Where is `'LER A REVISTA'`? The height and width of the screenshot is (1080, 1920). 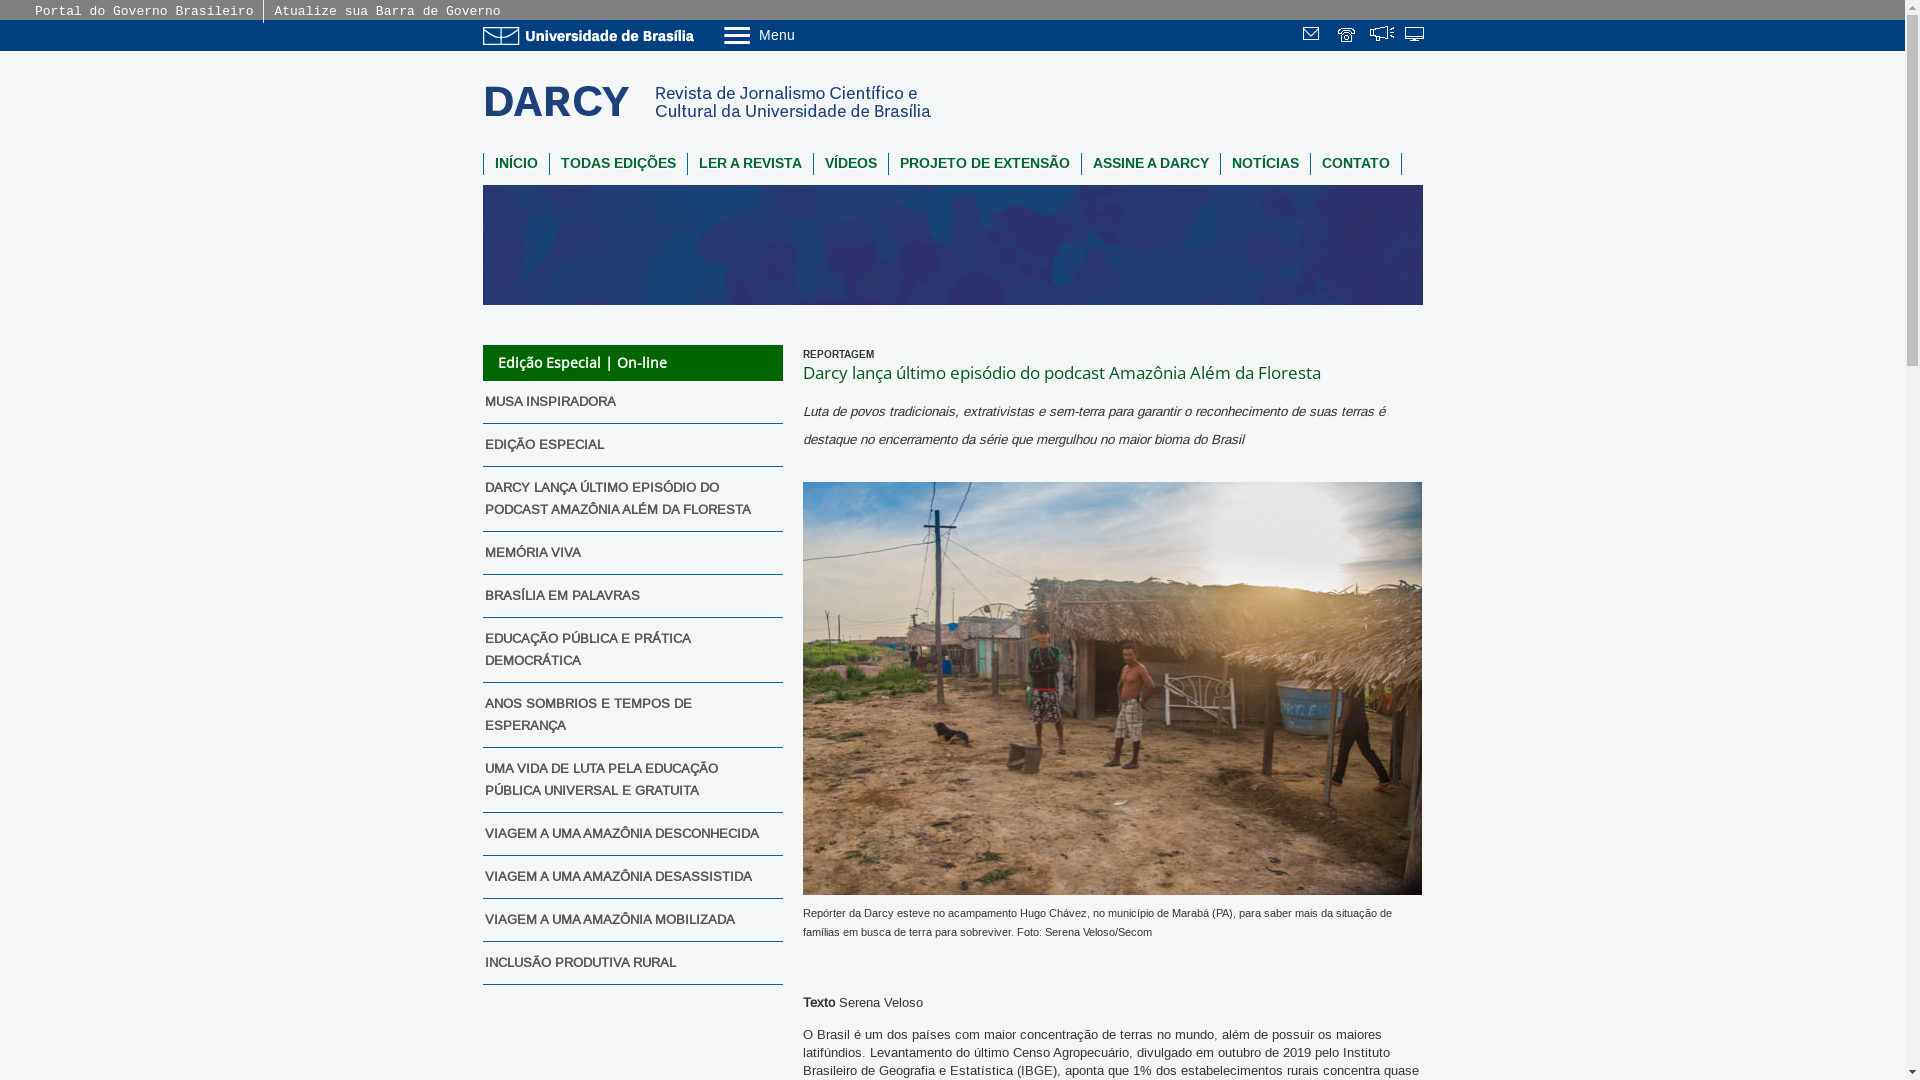 'LER A REVISTA' is located at coordinates (687, 163).